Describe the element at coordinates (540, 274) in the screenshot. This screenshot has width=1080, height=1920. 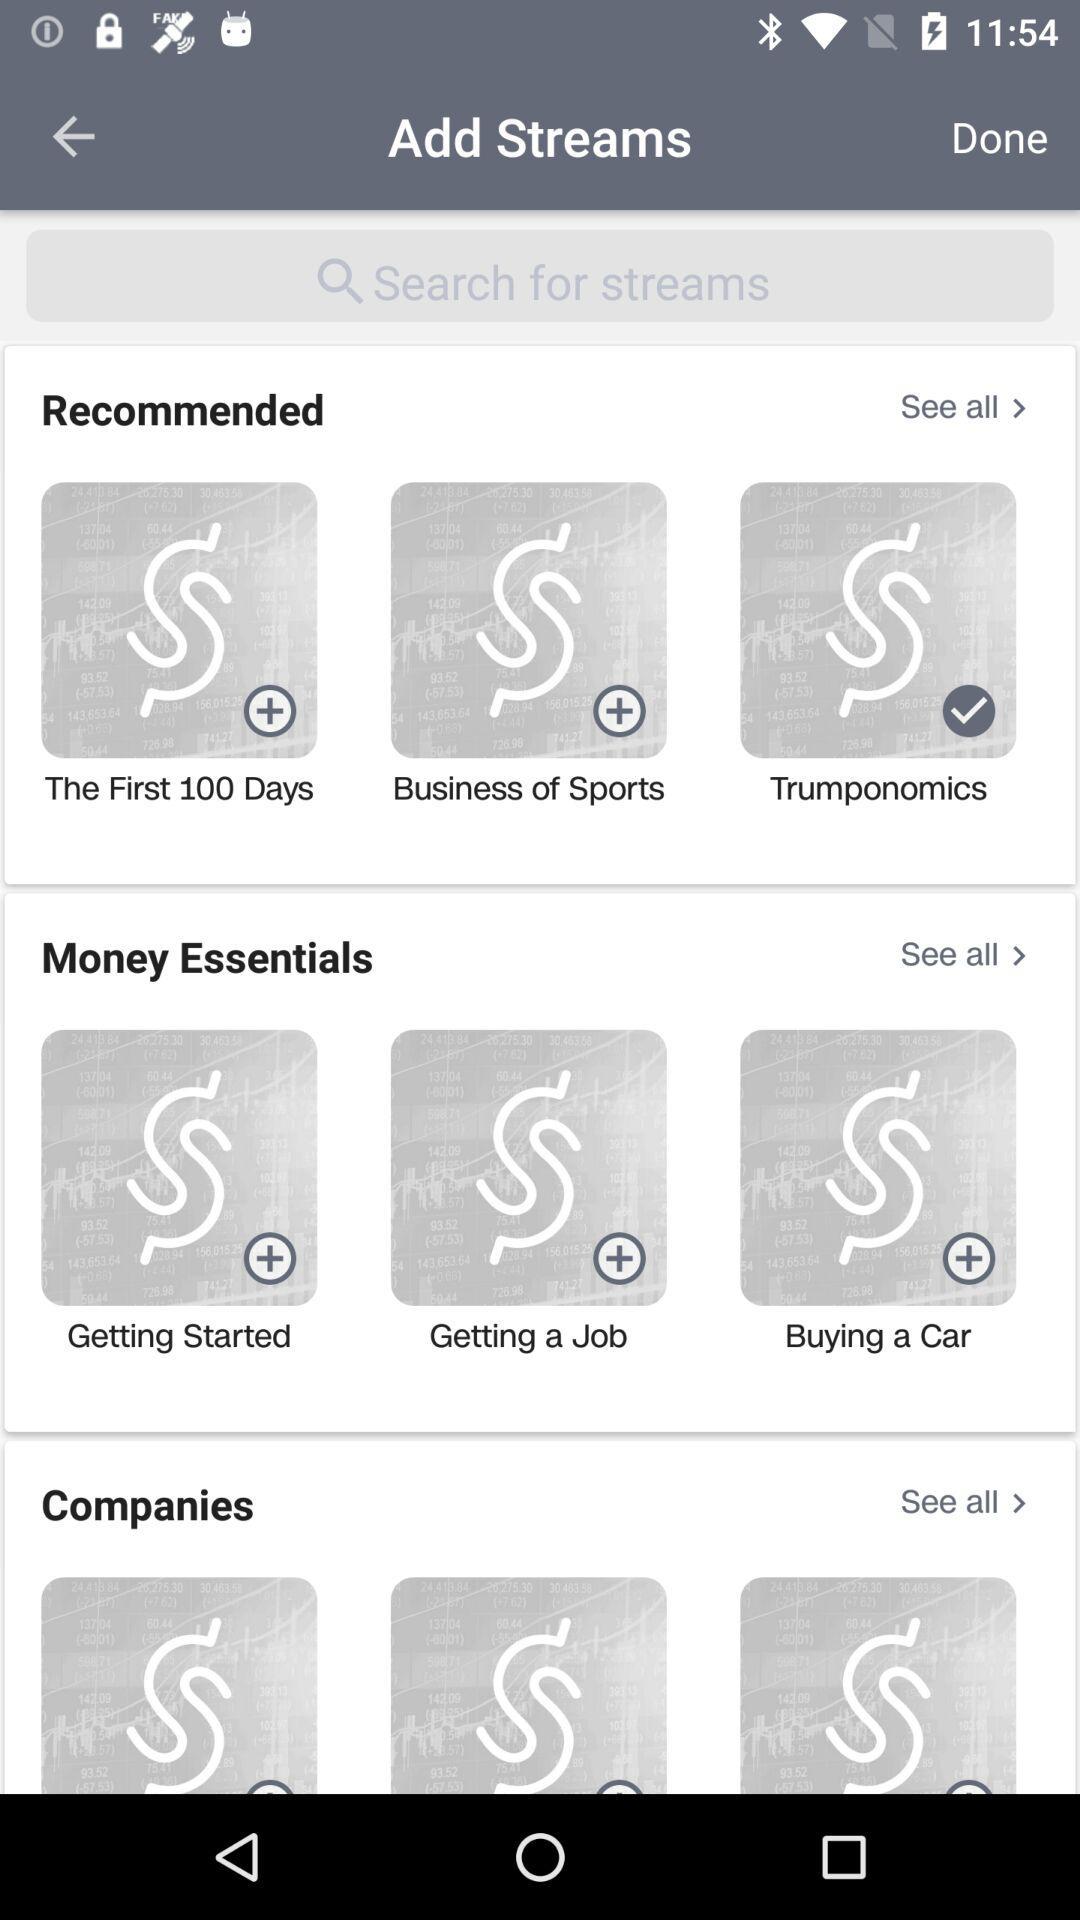
I see `search items` at that location.